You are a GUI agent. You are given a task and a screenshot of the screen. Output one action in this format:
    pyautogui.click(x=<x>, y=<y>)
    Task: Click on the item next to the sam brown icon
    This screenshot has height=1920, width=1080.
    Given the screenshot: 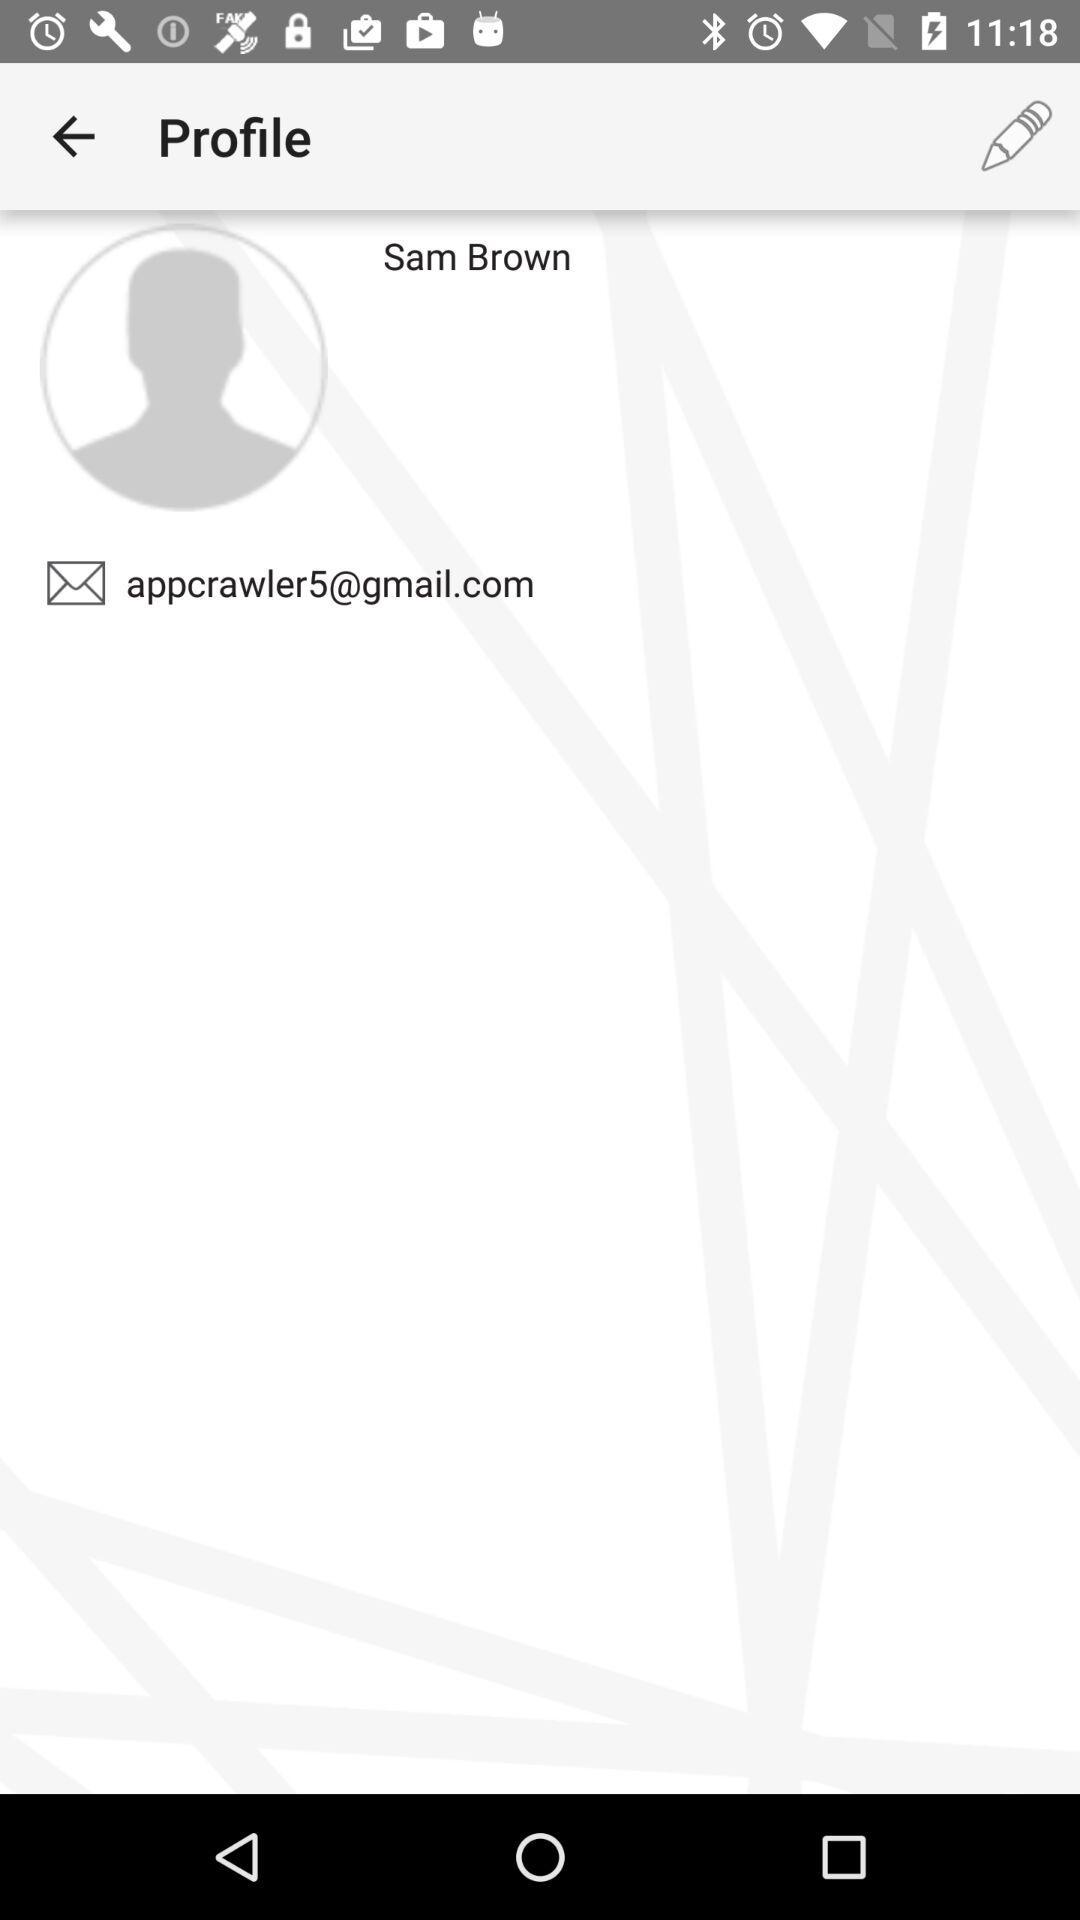 What is the action you would take?
    pyautogui.click(x=183, y=367)
    